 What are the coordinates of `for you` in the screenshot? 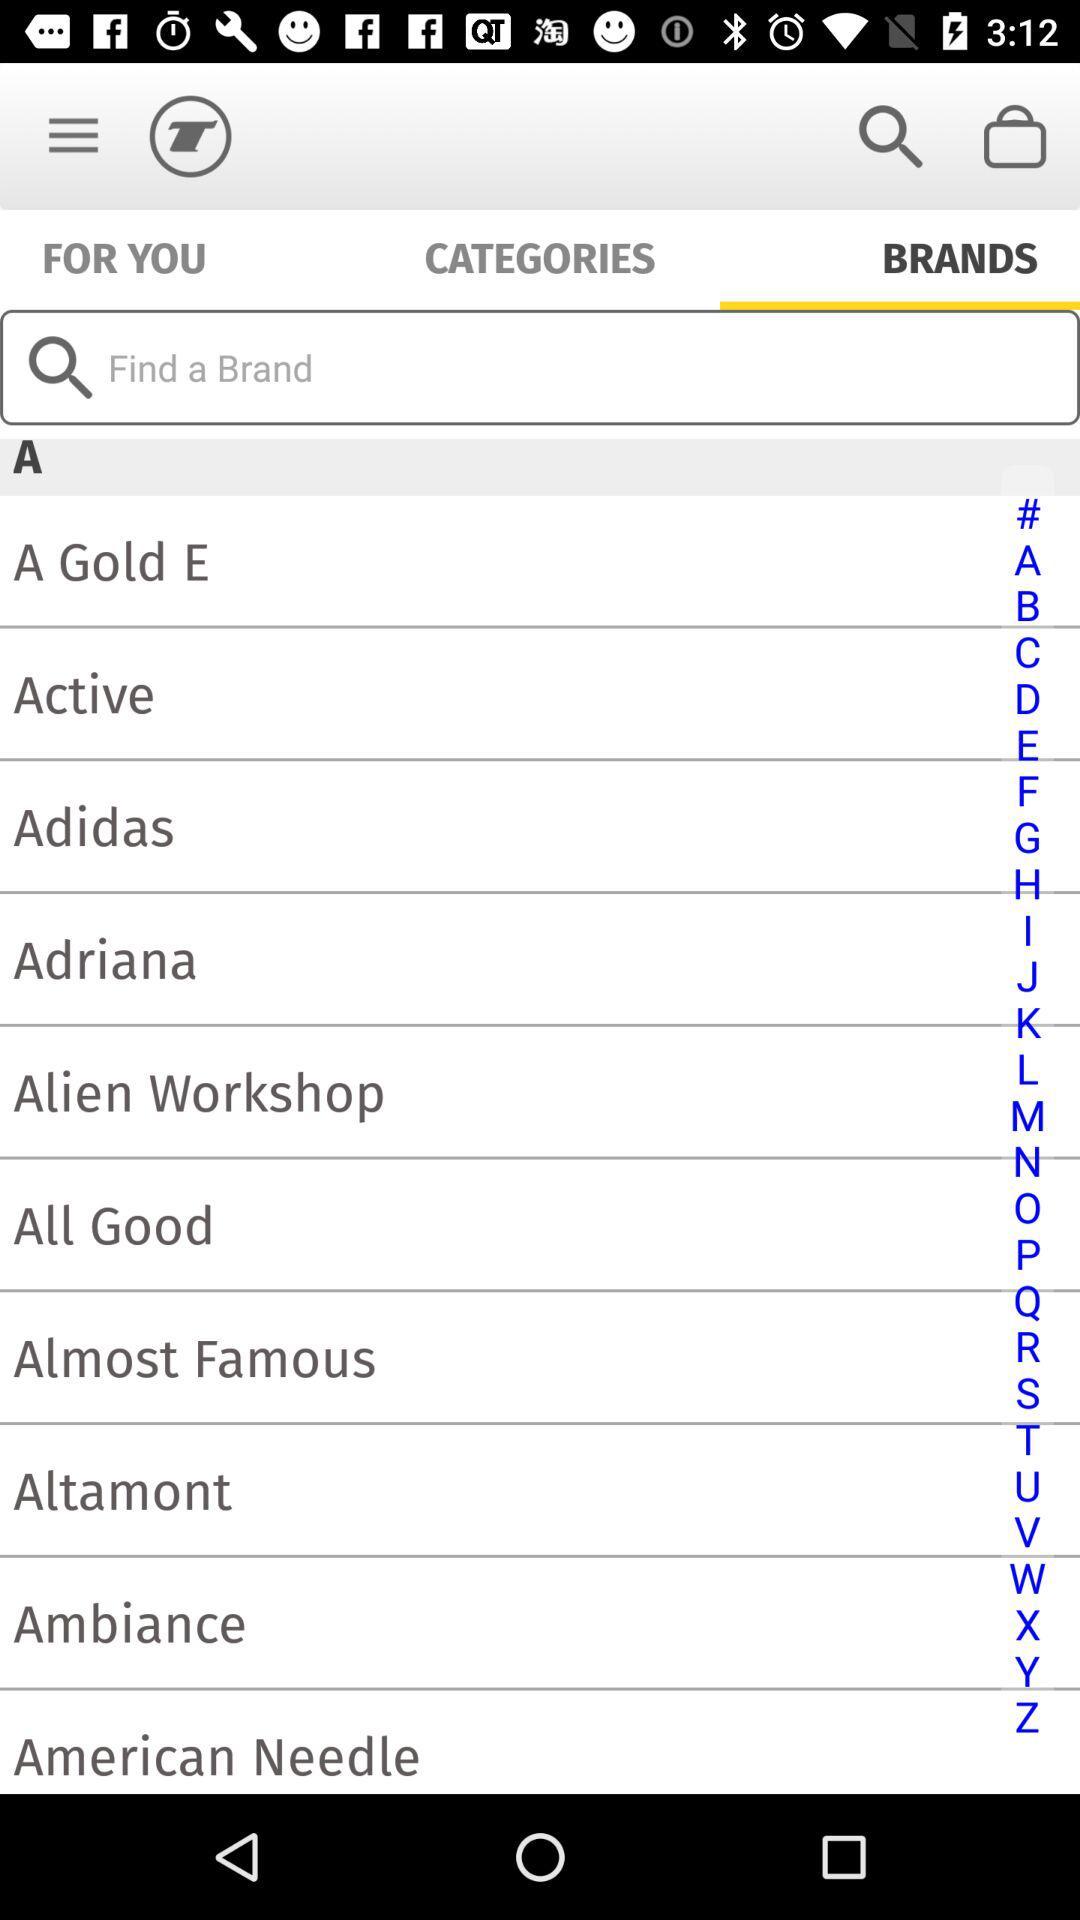 It's located at (124, 254).